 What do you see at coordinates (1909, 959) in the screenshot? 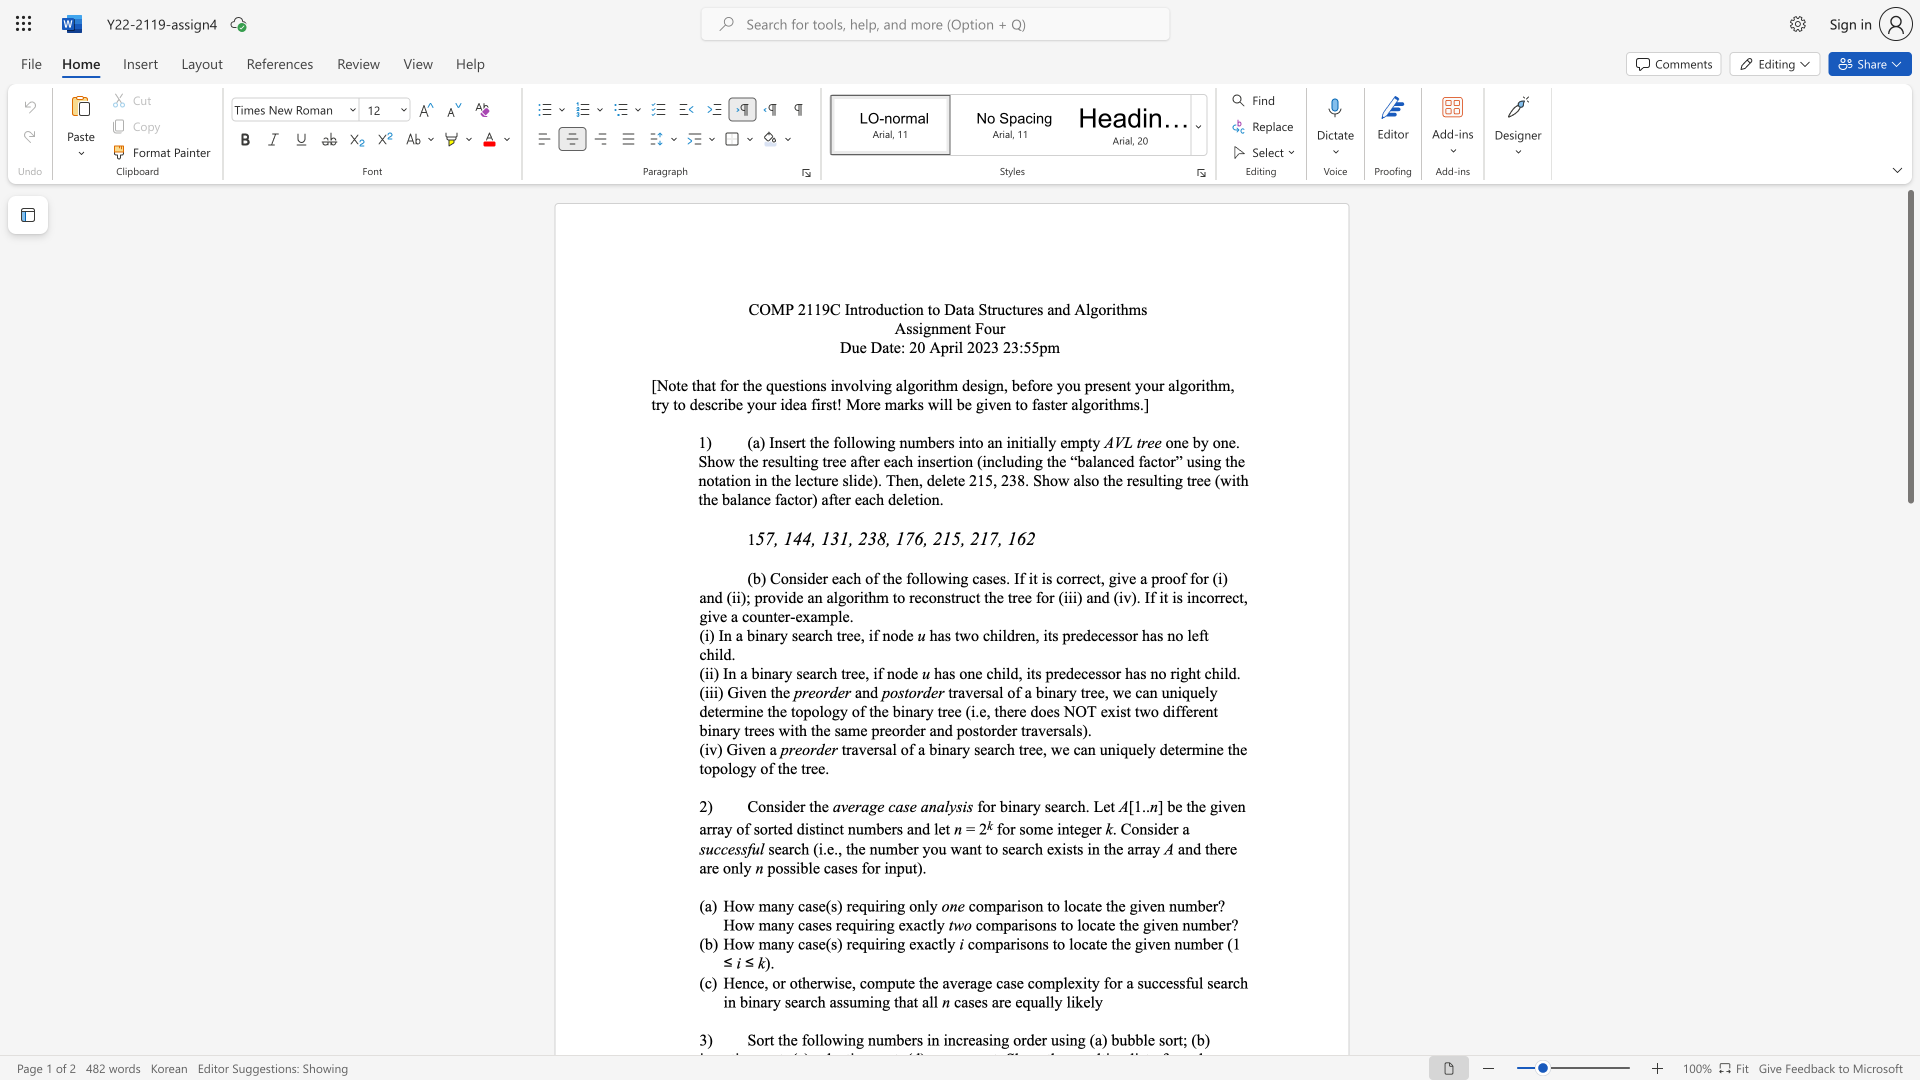
I see `the scrollbar to scroll the page down` at bounding box center [1909, 959].